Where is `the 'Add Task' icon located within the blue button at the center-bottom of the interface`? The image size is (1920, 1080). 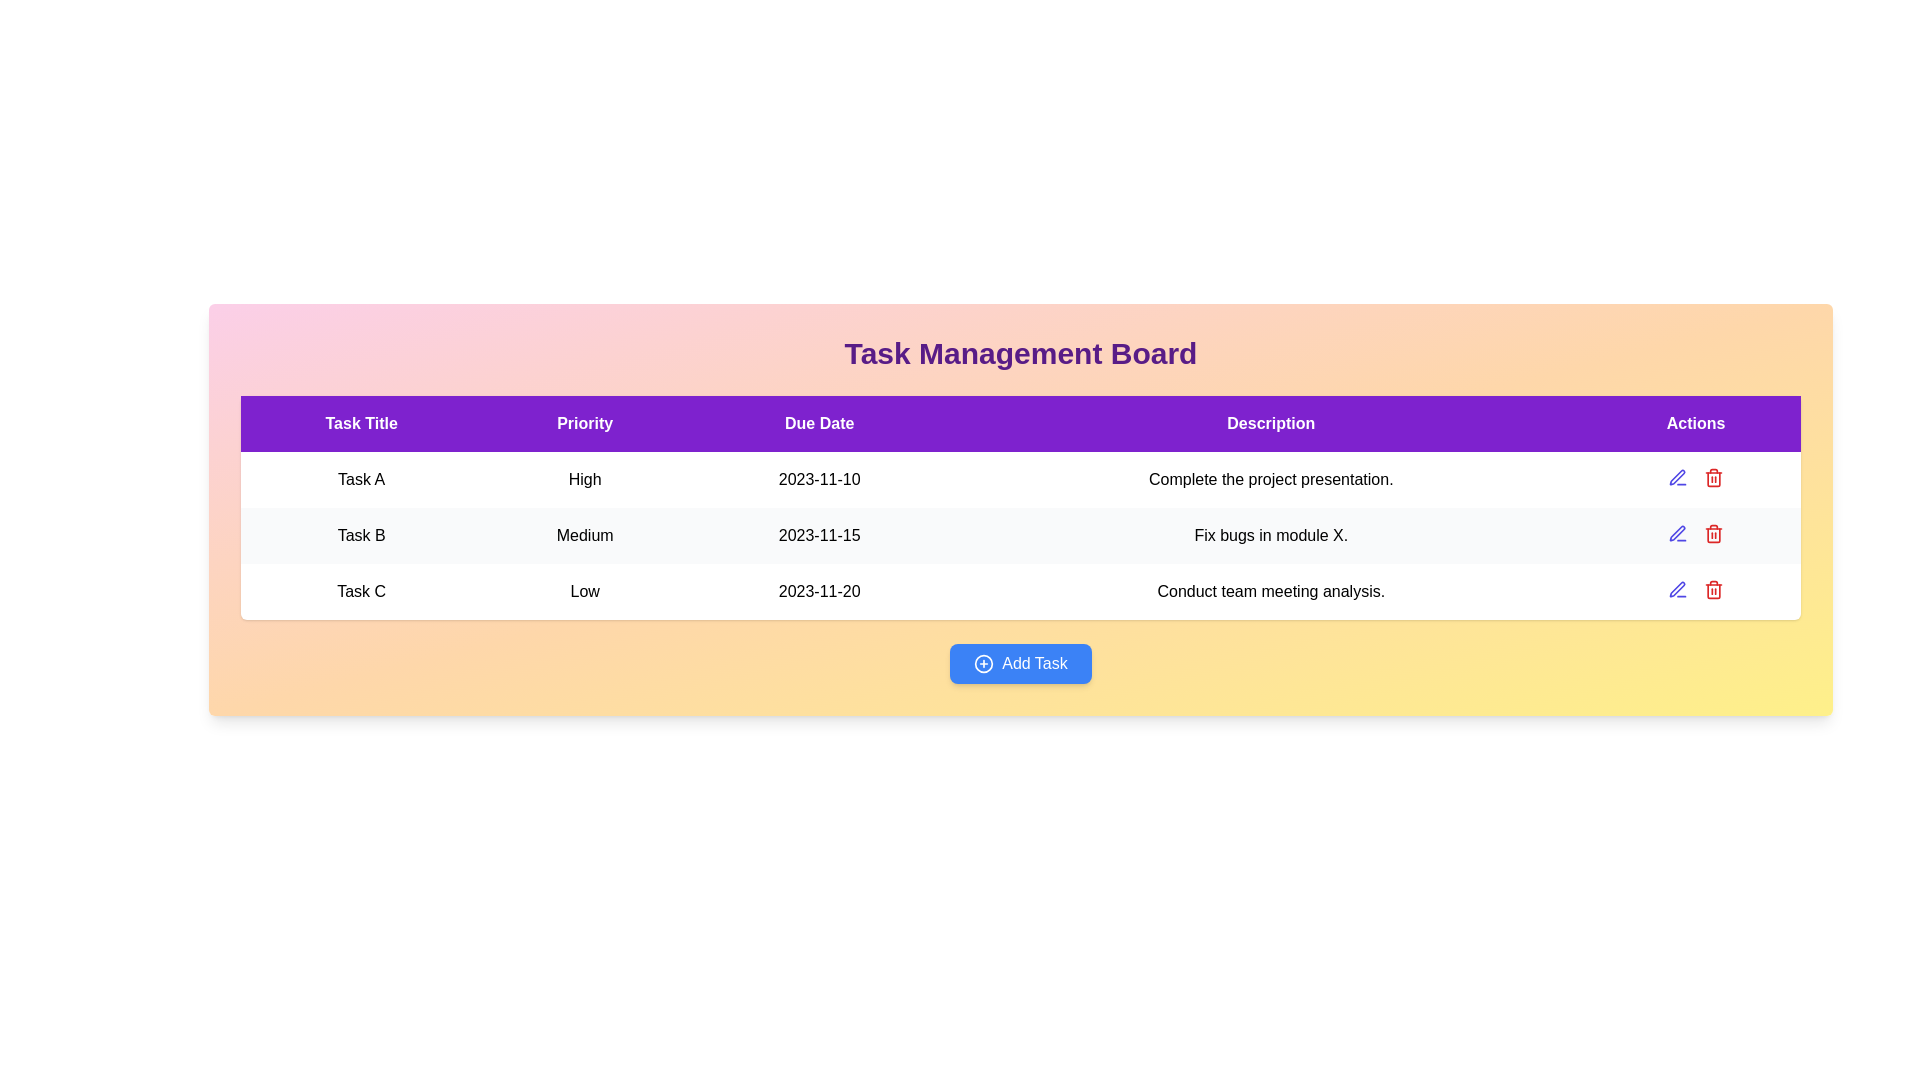
the 'Add Task' icon located within the blue button at the center-bottom of the interface is located at coordinates (983, 663).